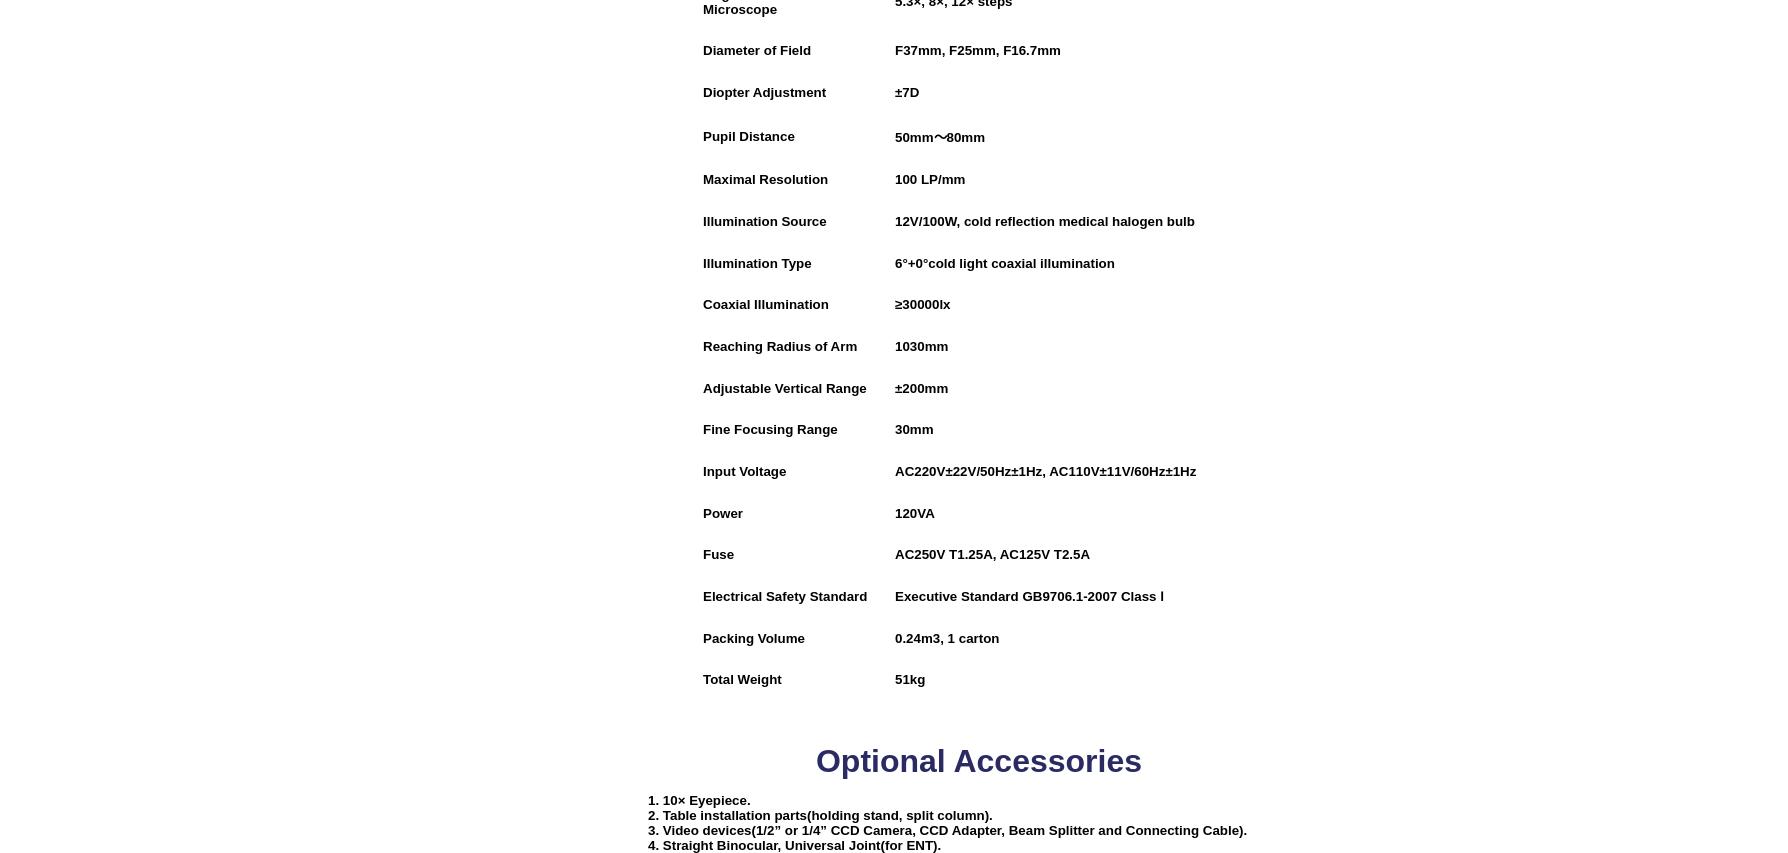 The image size is (1788, 853). Describe the element at coordinates (914, 512) in the screenshot. I see `'120VA'` at that location.